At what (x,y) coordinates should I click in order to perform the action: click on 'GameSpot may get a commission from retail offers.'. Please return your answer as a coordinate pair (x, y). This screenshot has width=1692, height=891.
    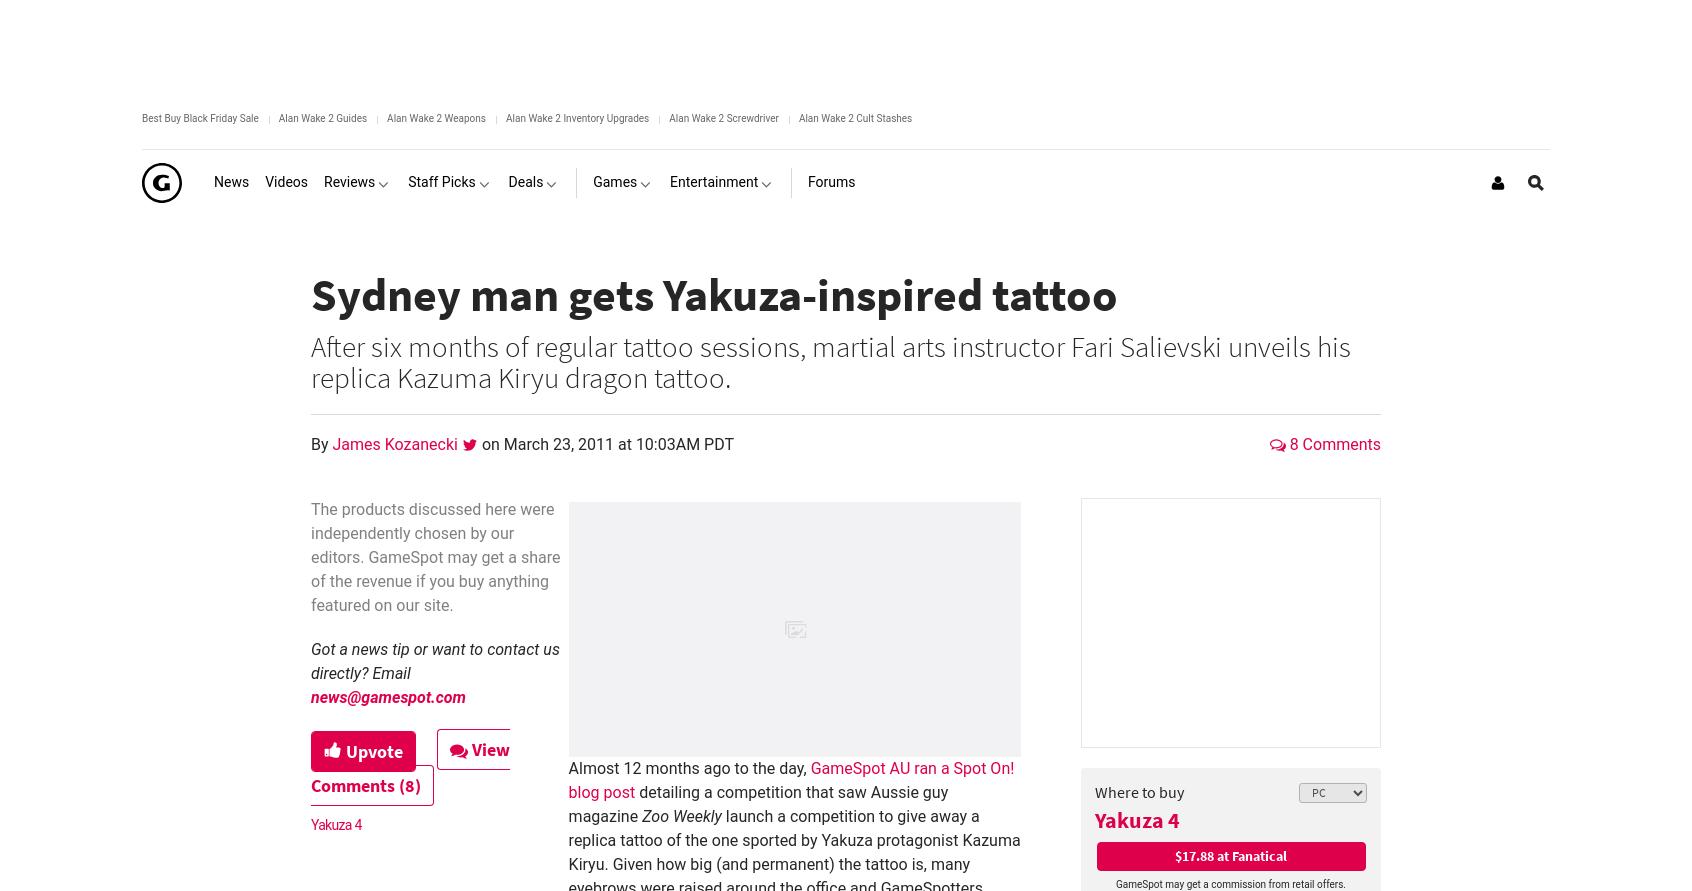
    Looking at the image, I should click on (1230, 883).